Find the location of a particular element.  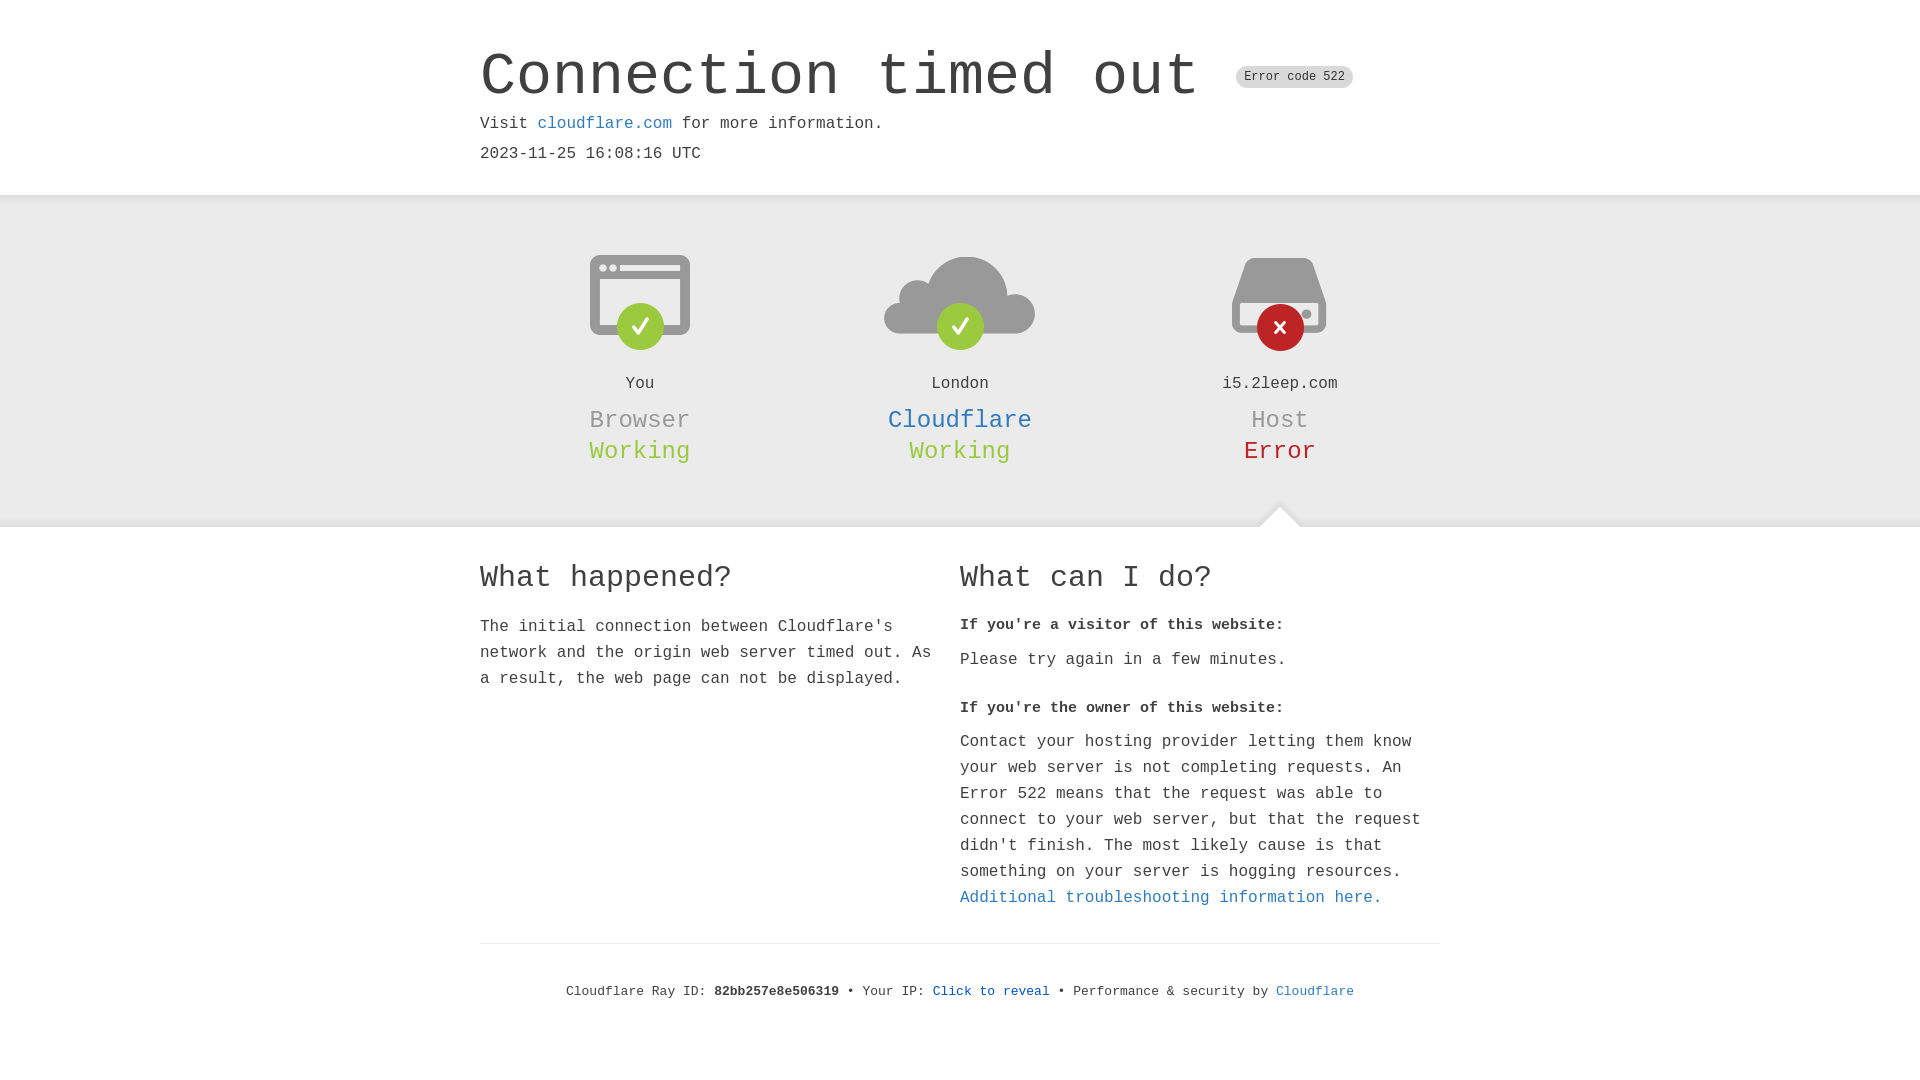

'cloudflare.com' is located at coordinates (603, 123).